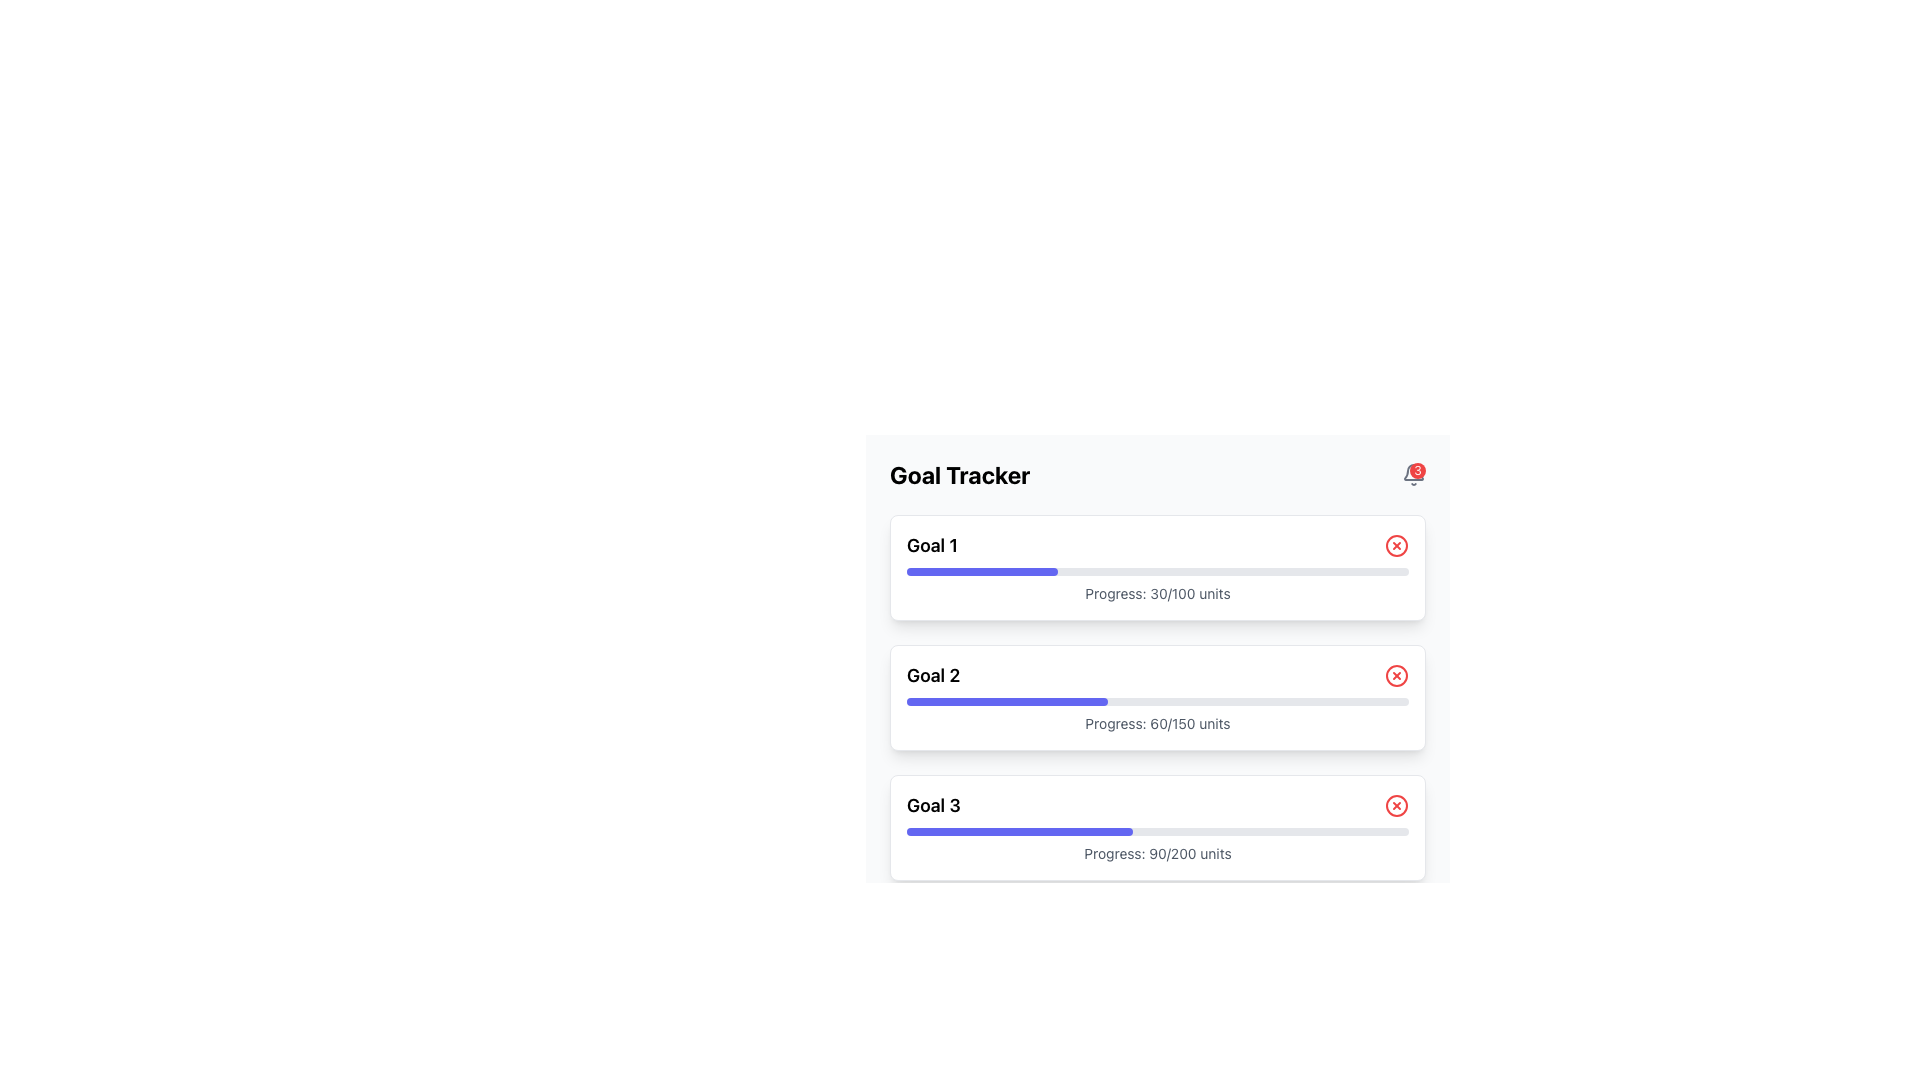 This screenshot has height=1080, width=1920. What do you see at coordinates (1007, 701) in the screenshot?
I see `the indigo progress bar segment representing 40% completion within the 'Goal 2' section of the progress bar` at bounding box center [1007, 701].